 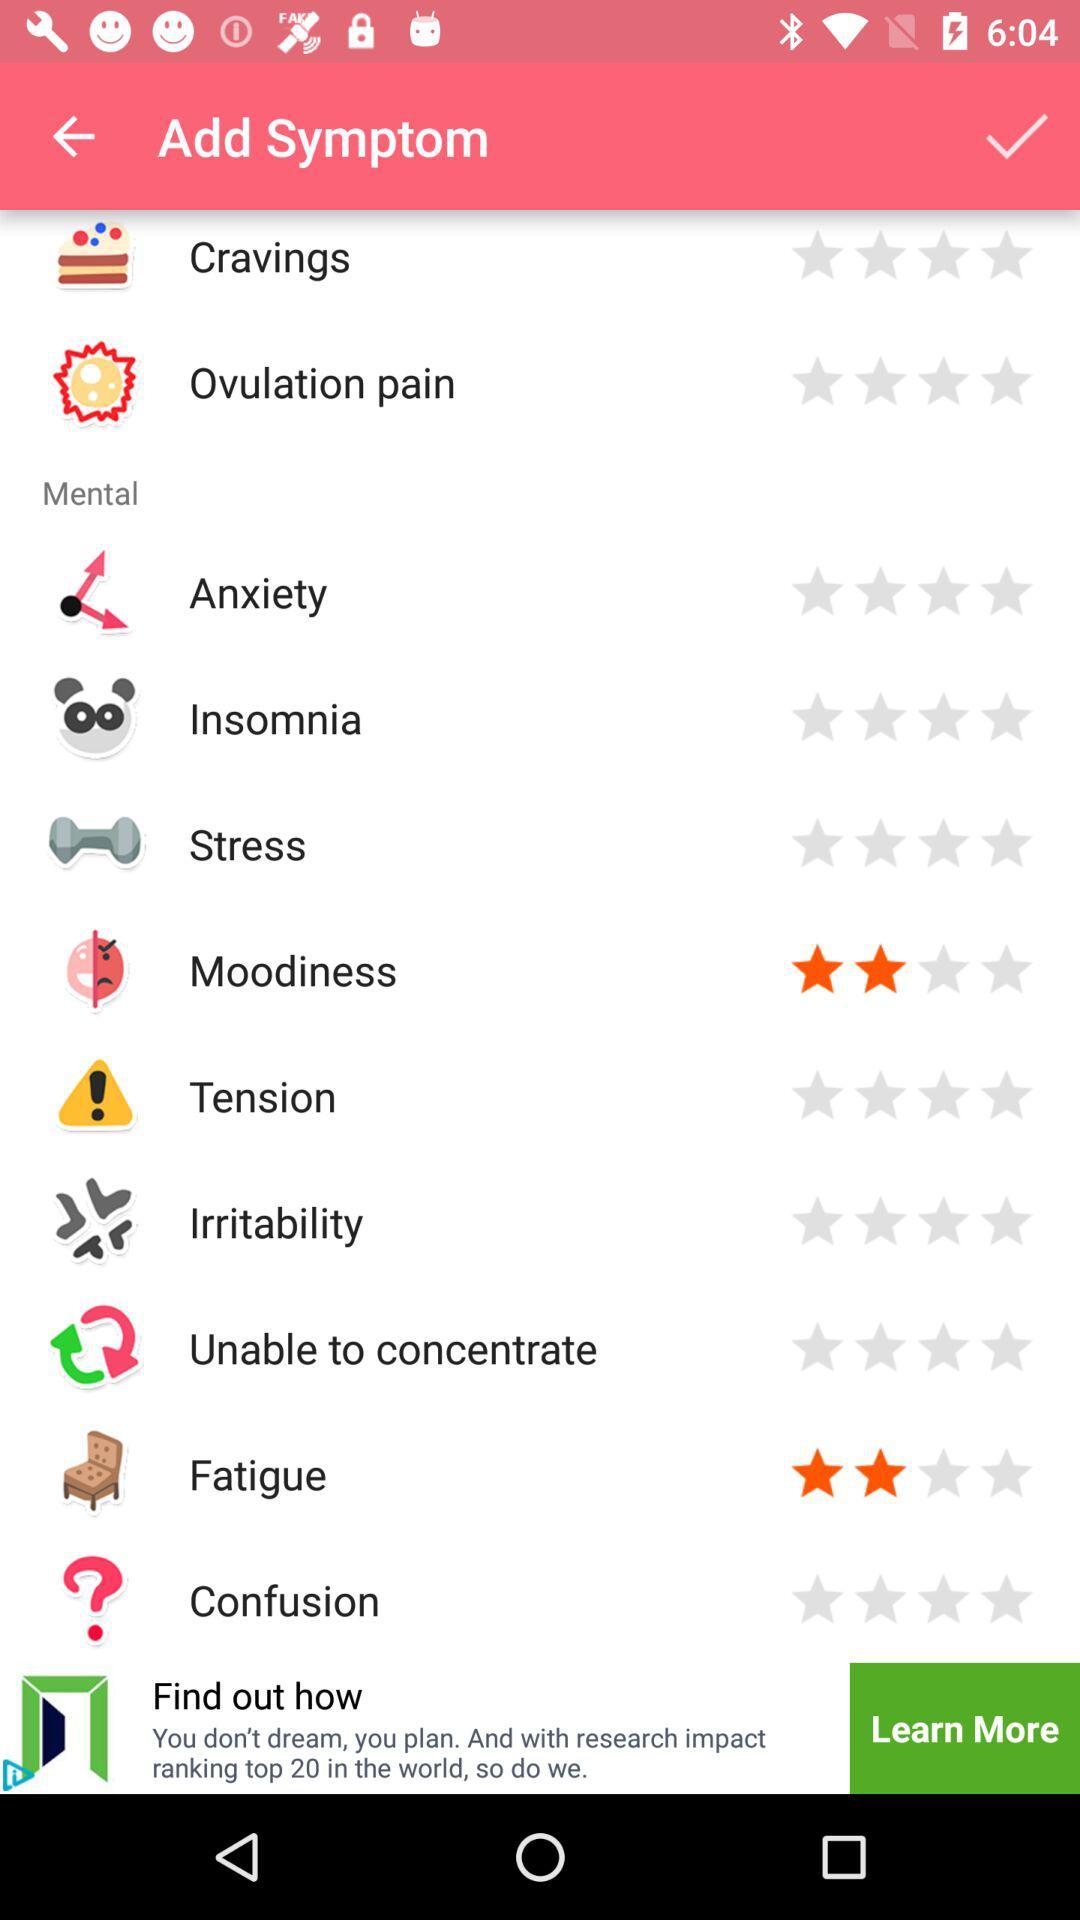 I want to click on rate 2 stars, so click(x=879, y=590).